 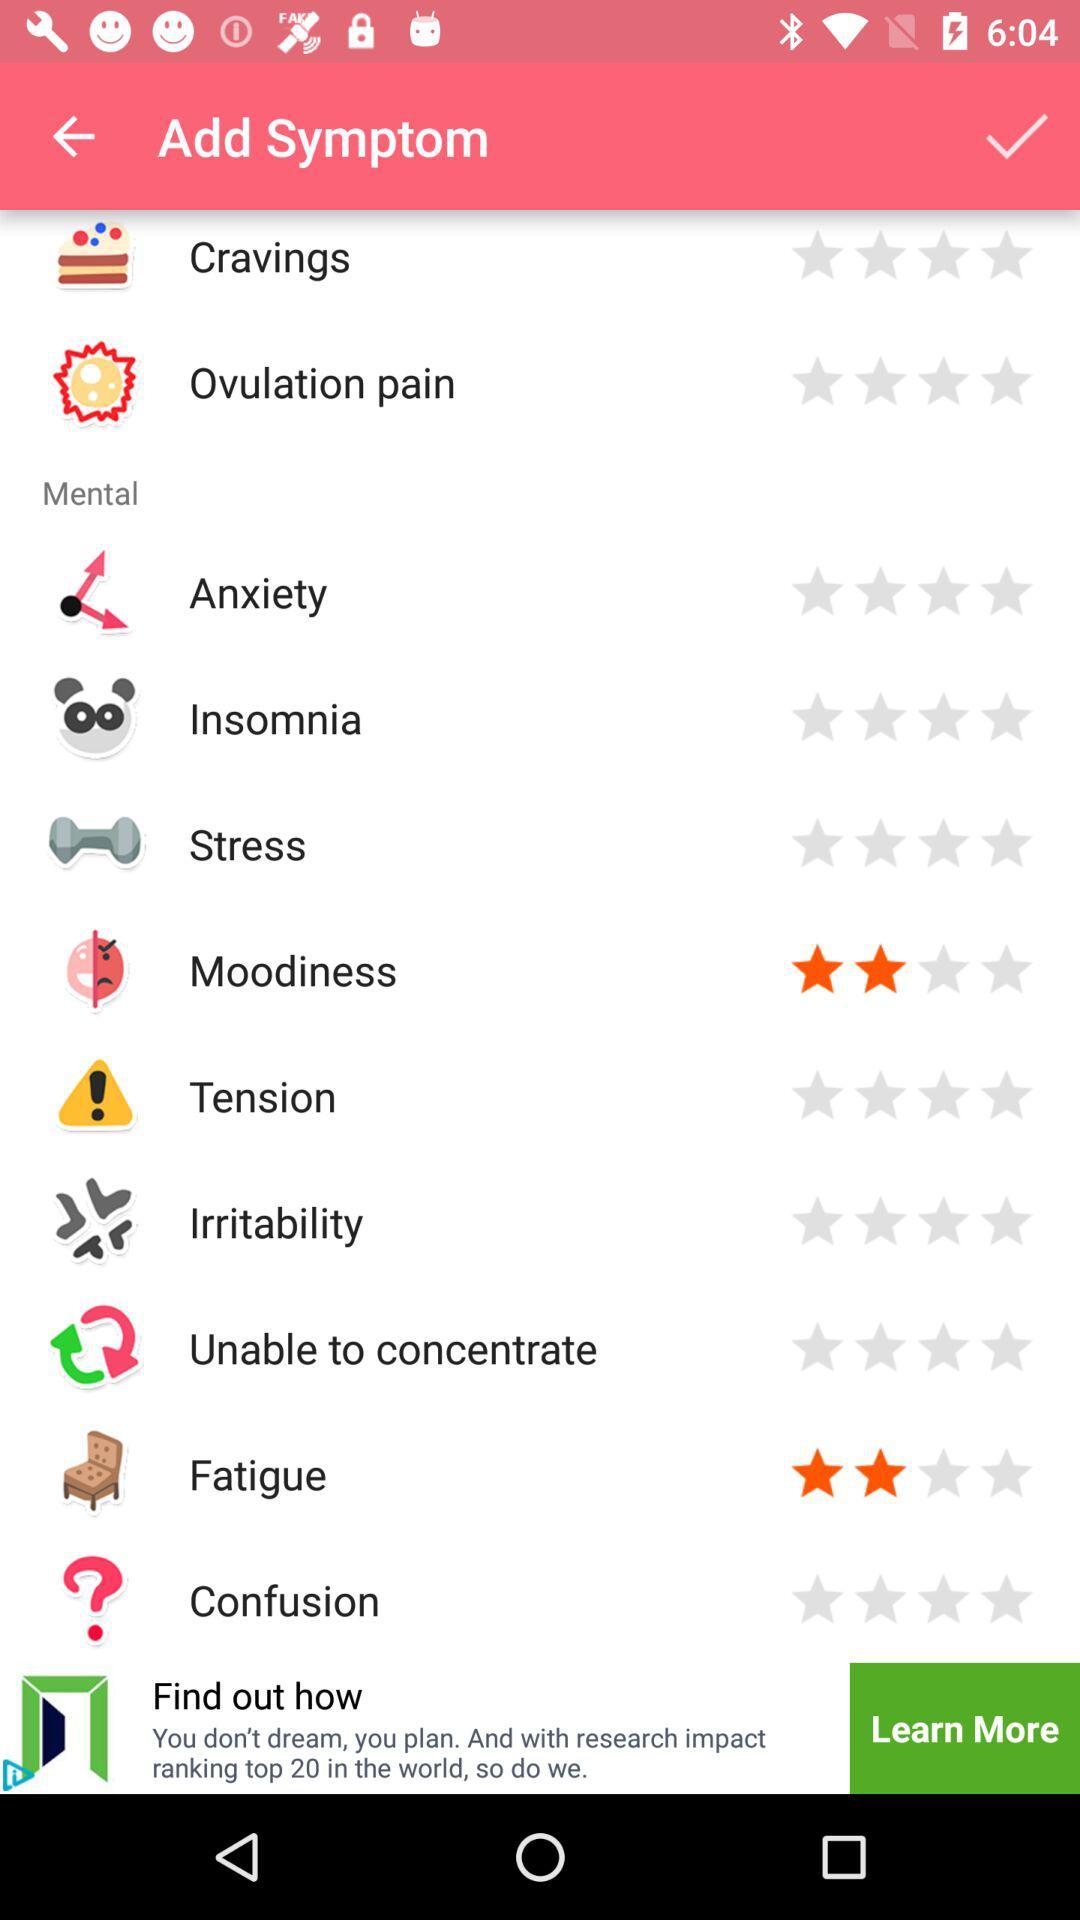 I want to click on rate 2 stars, so click(x=879, y=590).